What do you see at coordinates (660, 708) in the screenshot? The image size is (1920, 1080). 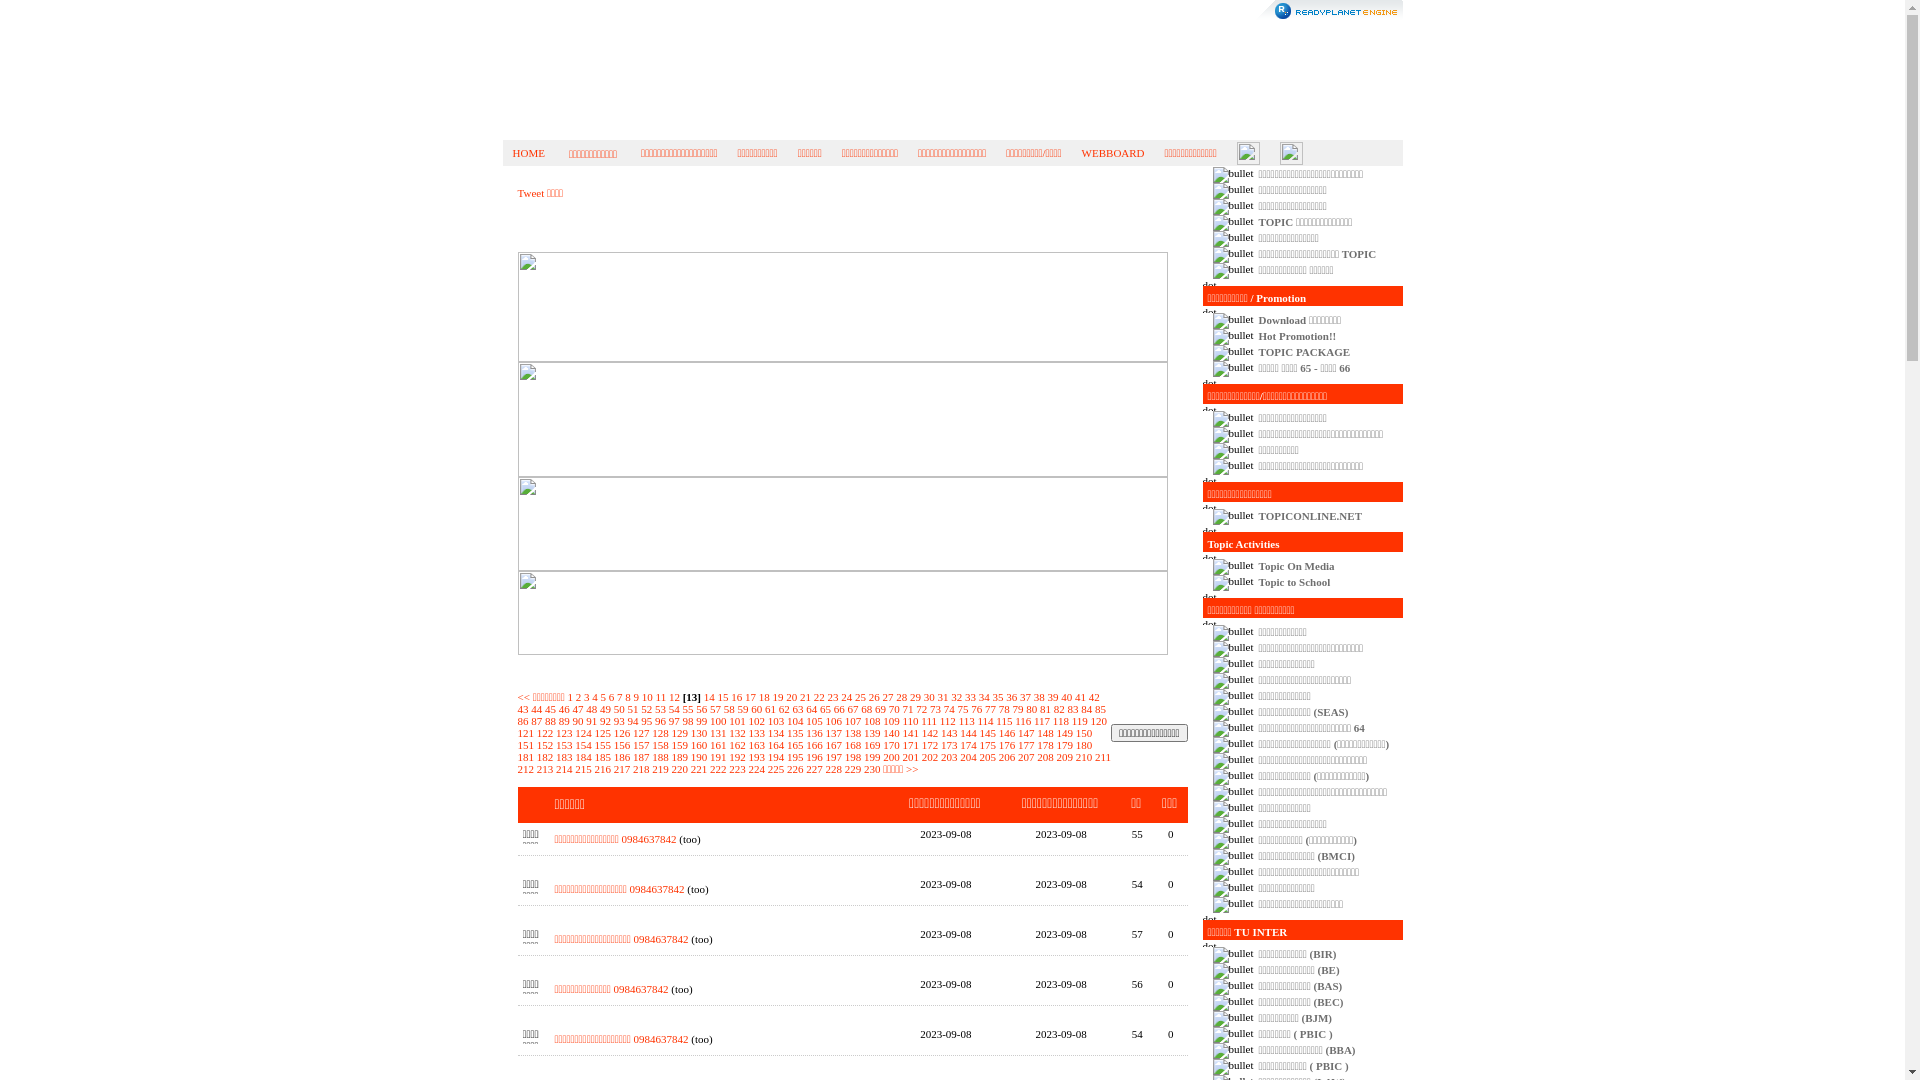 I see `'53'` at bounding box center [660, 708].